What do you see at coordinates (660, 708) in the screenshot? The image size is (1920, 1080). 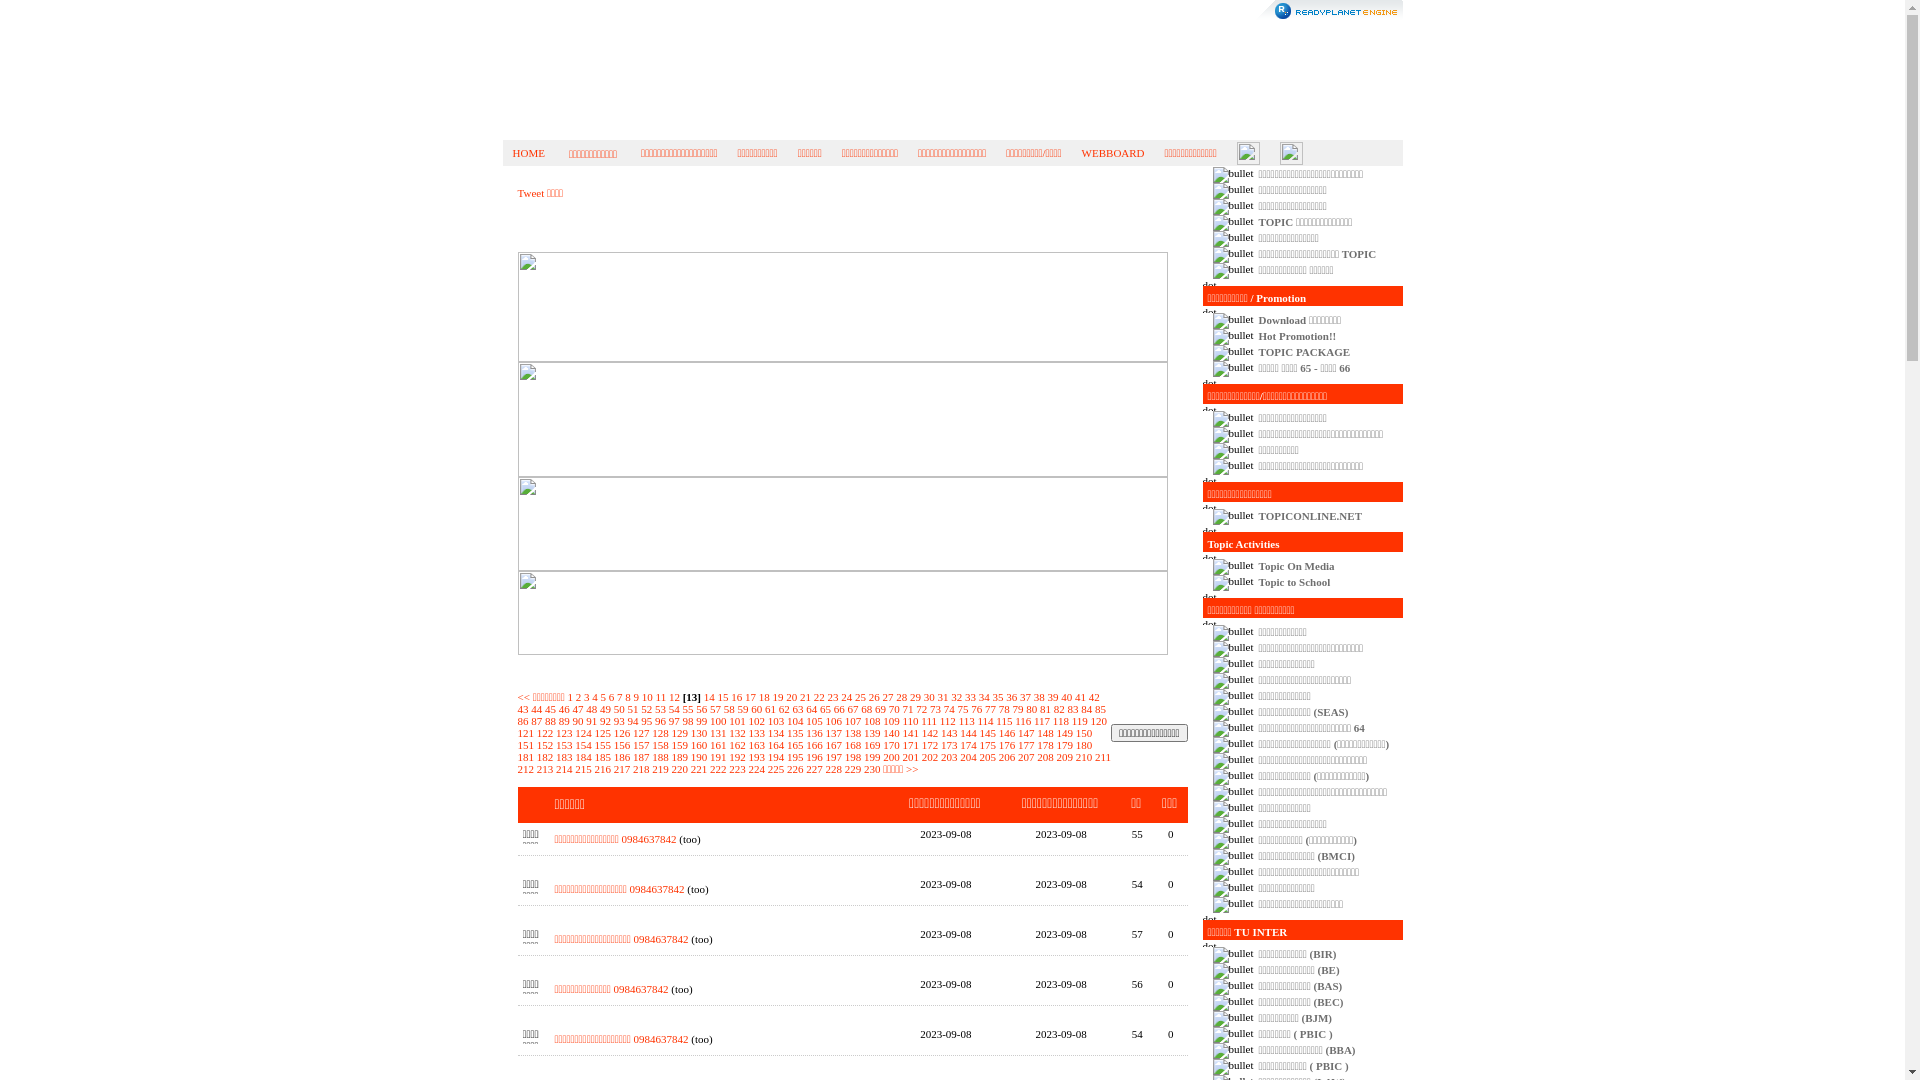 I see `'53'` at bounding box center [660, 708].